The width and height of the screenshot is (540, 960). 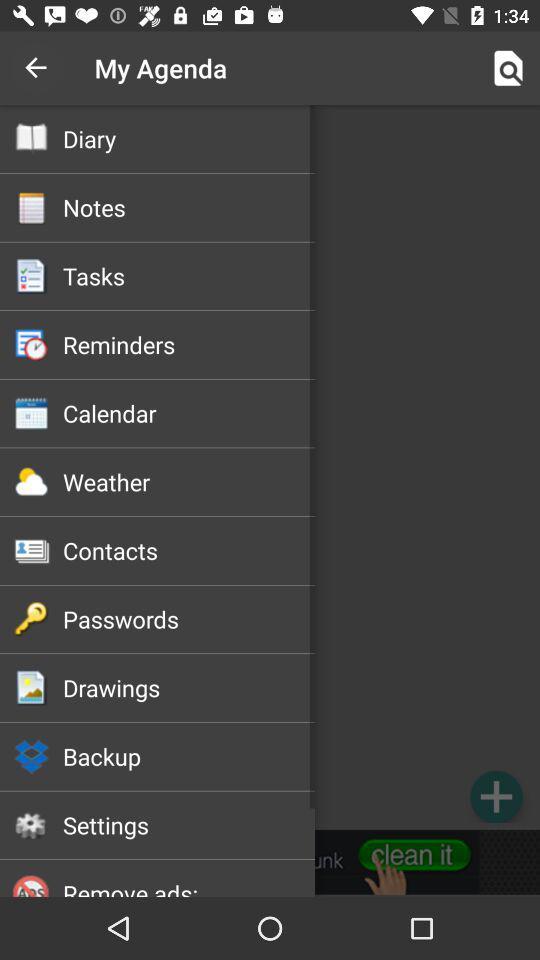 I want to click on the icon to the right of the my agenda, so click(x=508, y=68).